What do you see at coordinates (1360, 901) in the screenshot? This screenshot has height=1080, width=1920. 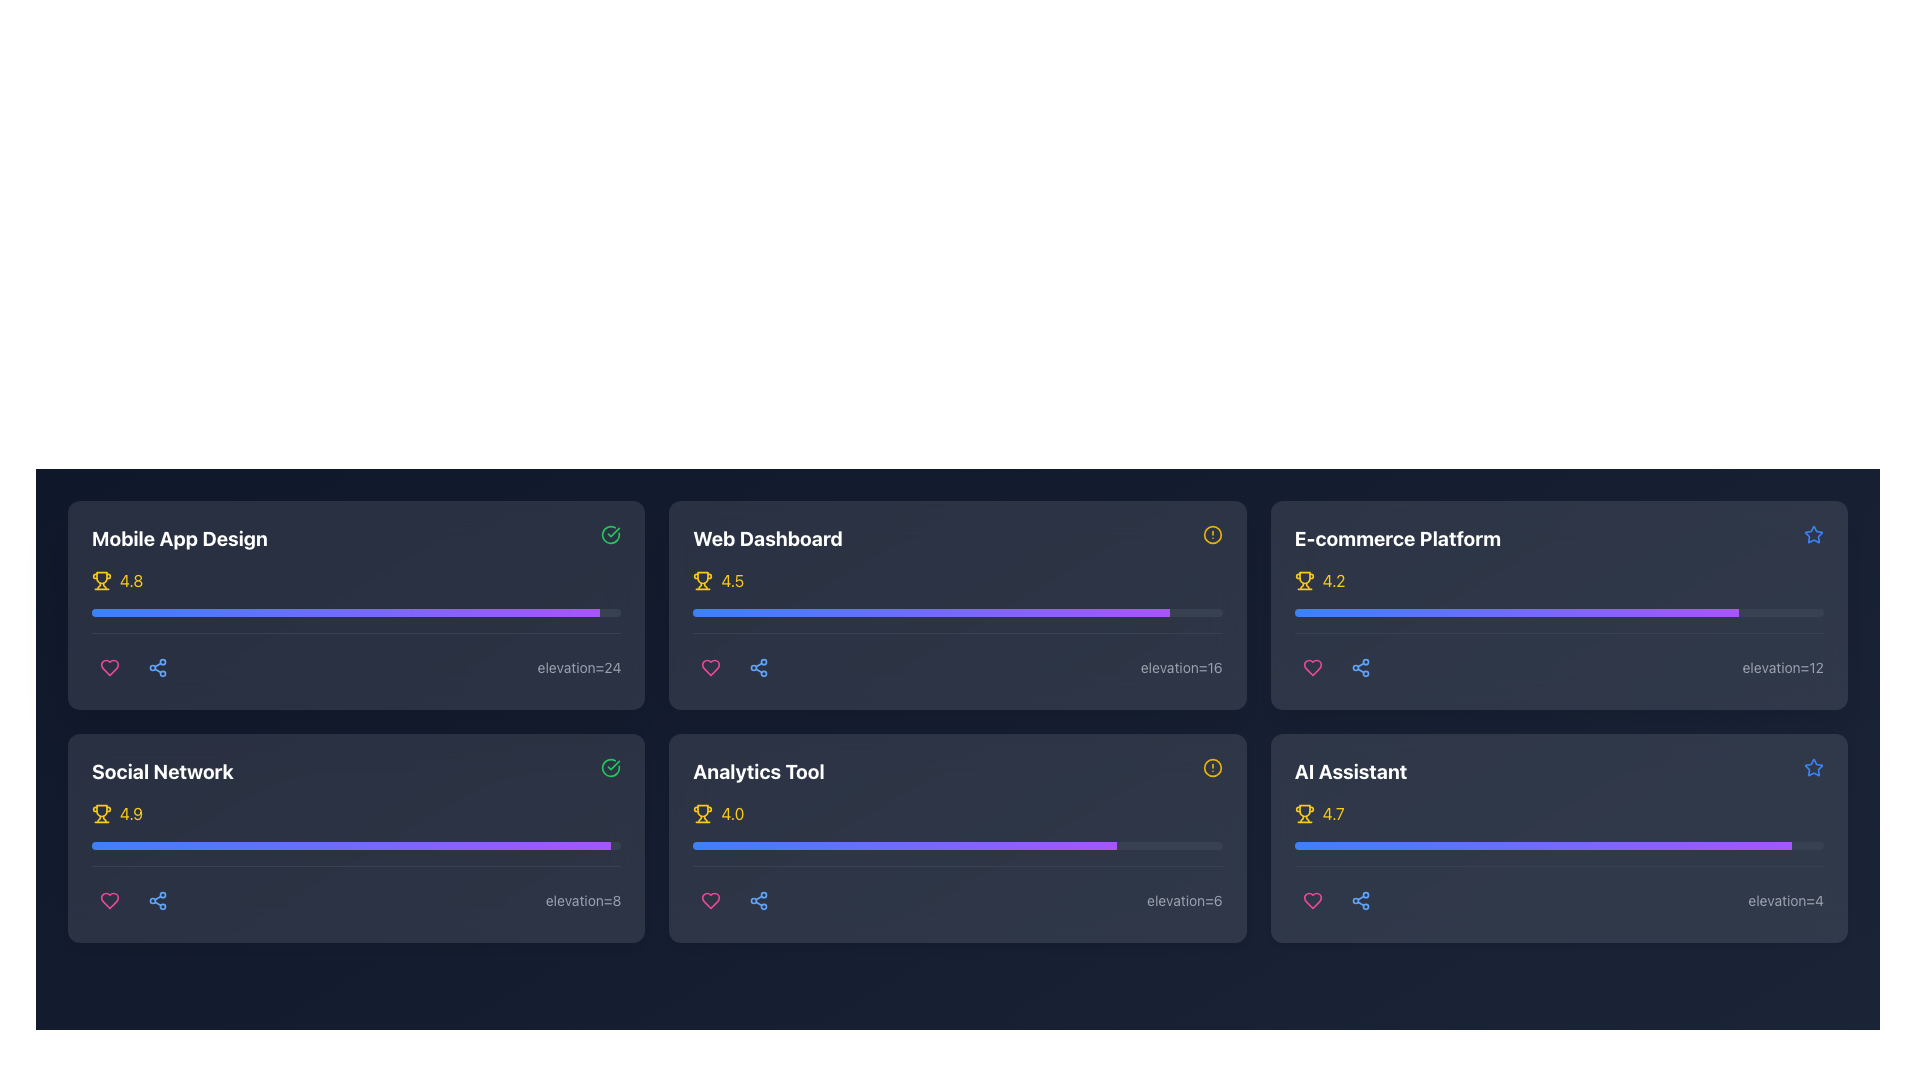 I see `the share icon represented as a cluster of three blue circles interconnected by lines, located in the bottom center of the 'AI Assistant' card to initiate a share prompt` at bounding box center [1360, 901].